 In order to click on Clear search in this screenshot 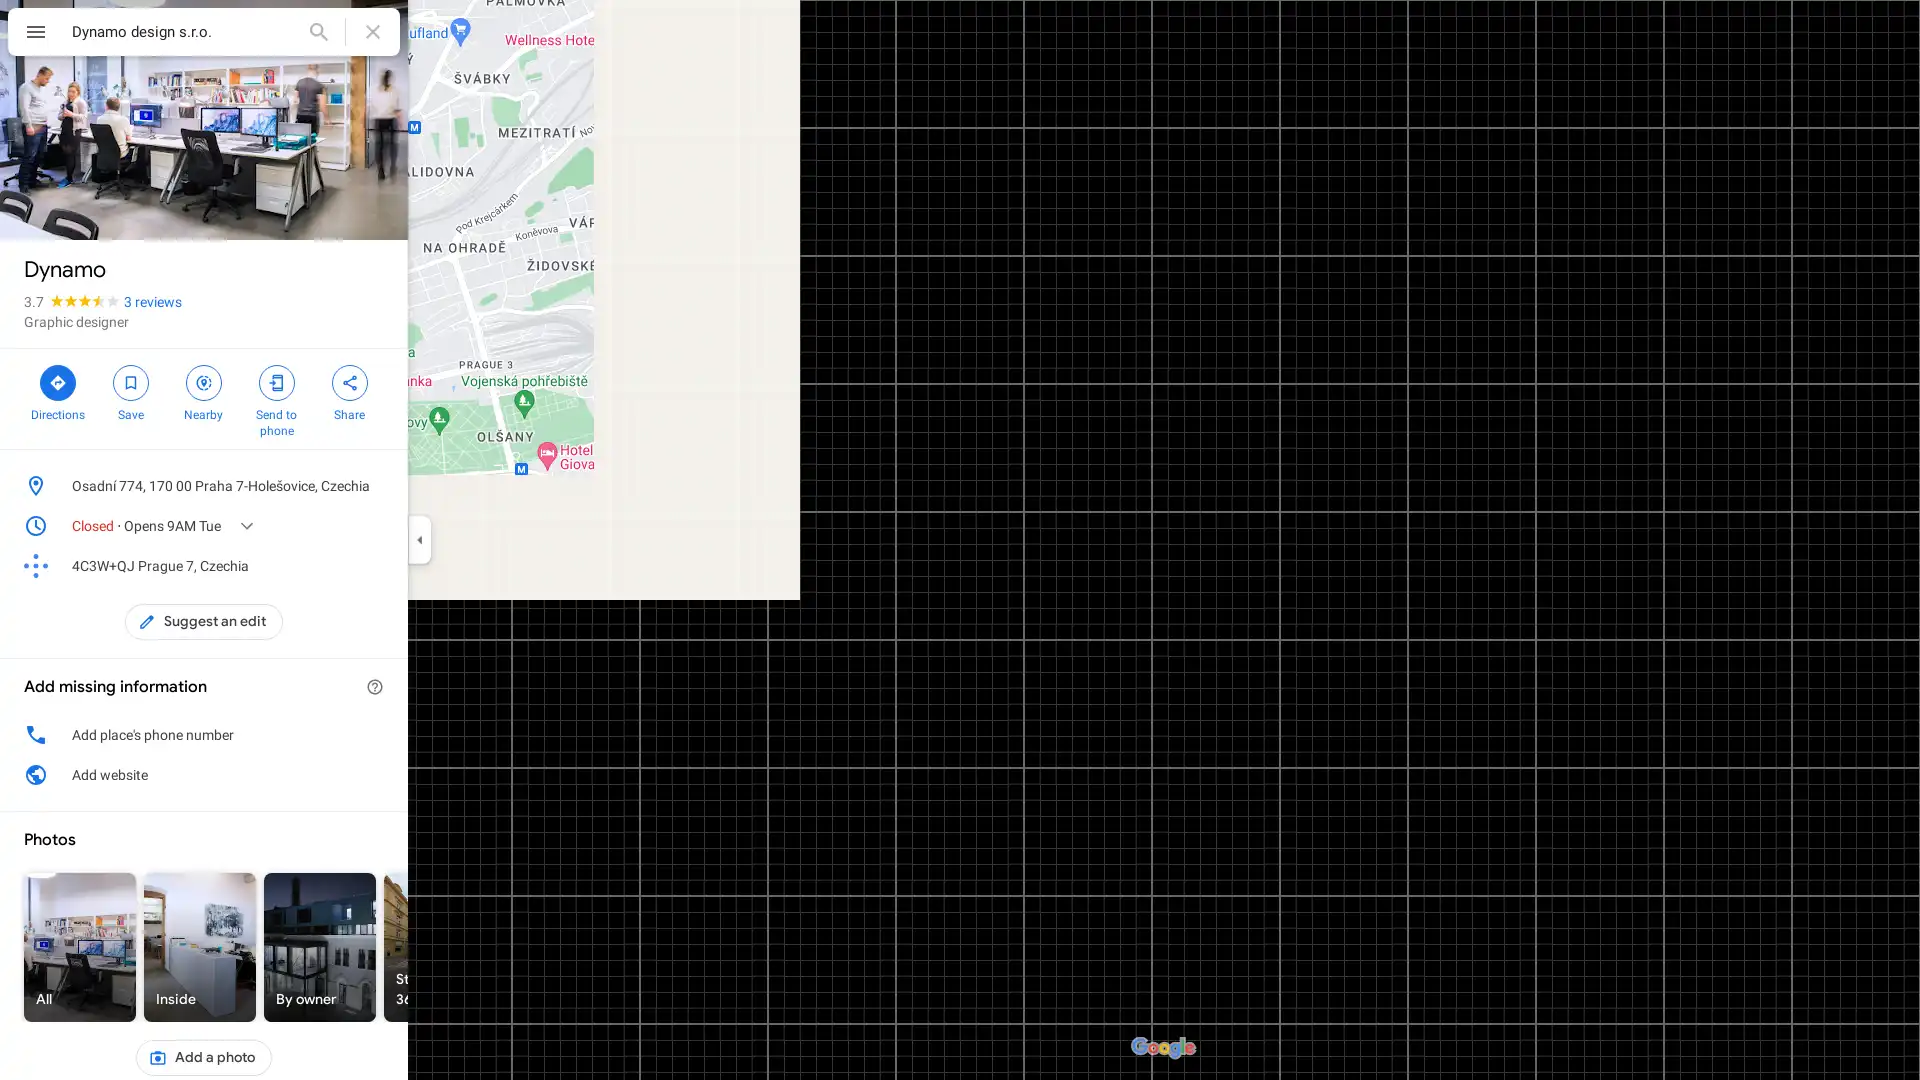, I will do `click(373, 31)`.